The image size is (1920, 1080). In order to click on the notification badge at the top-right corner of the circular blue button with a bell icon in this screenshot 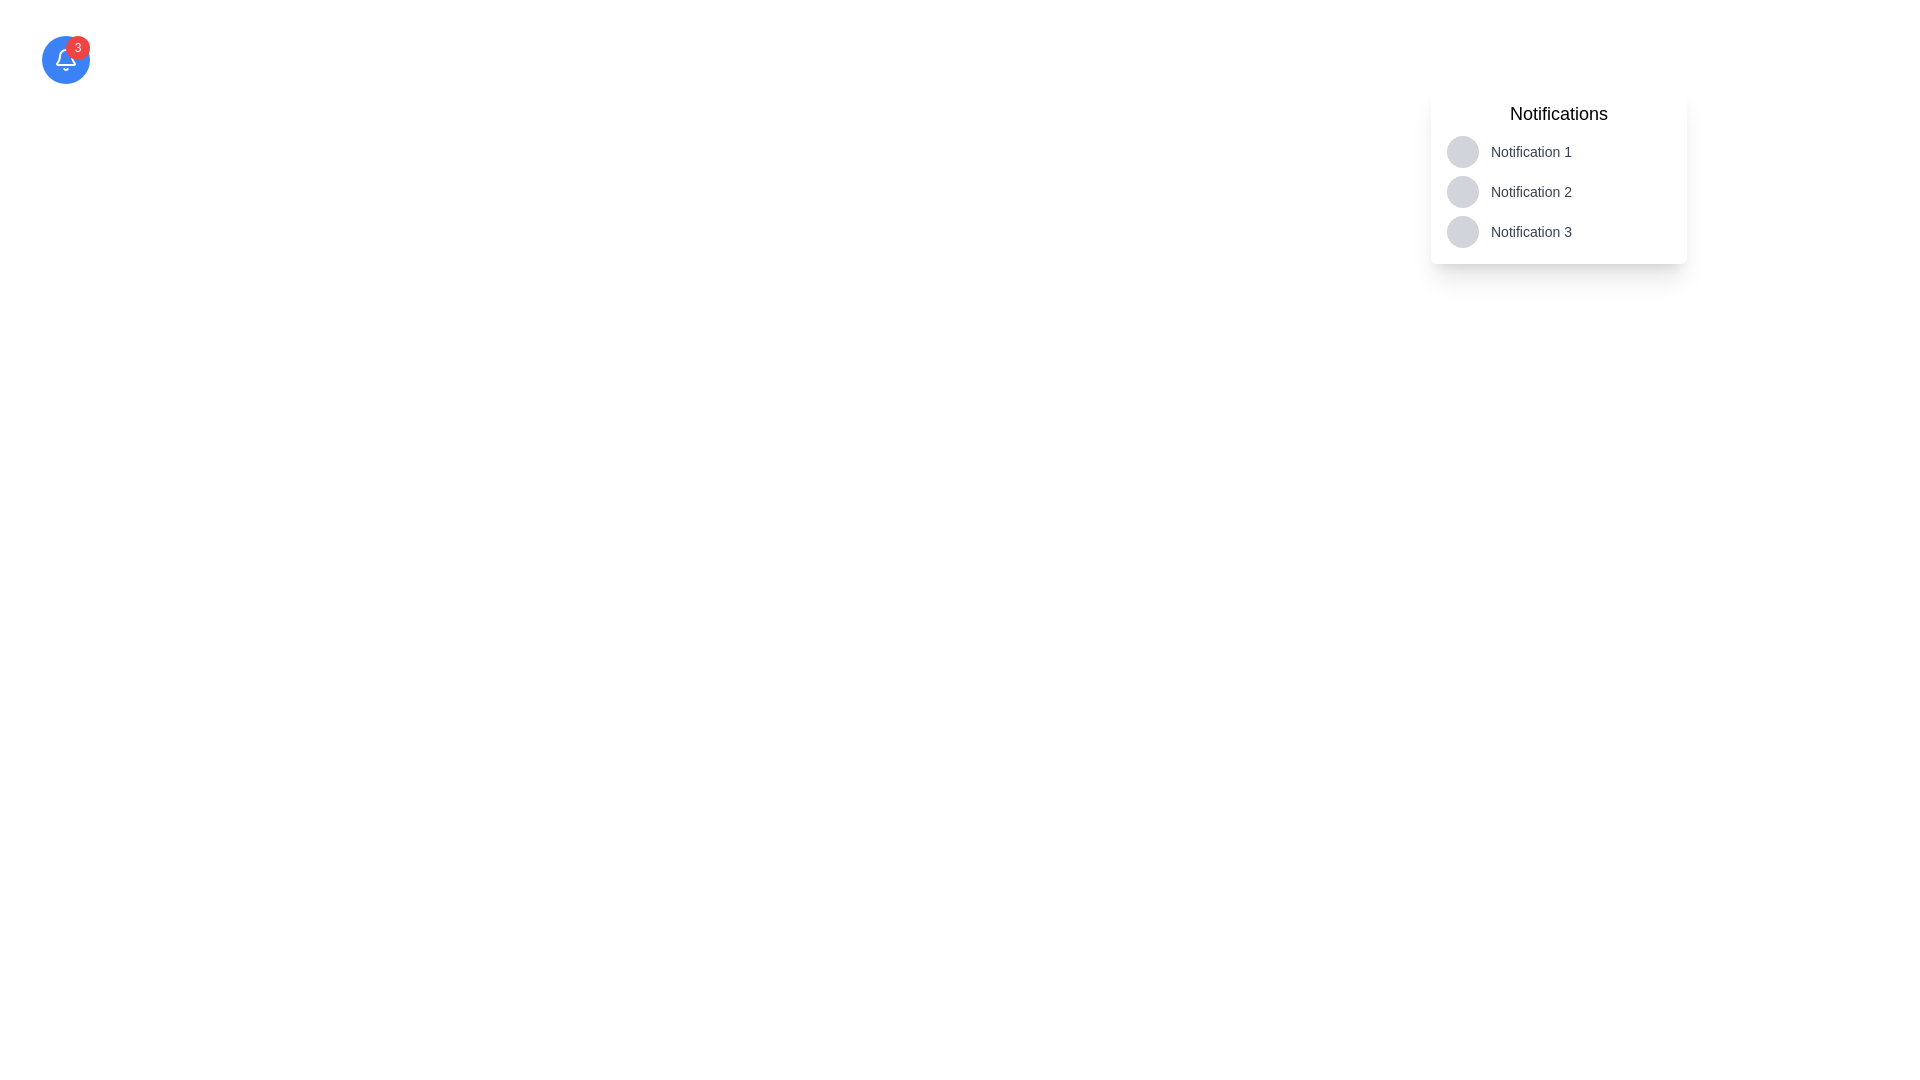, I will do `click(77, 46)`.